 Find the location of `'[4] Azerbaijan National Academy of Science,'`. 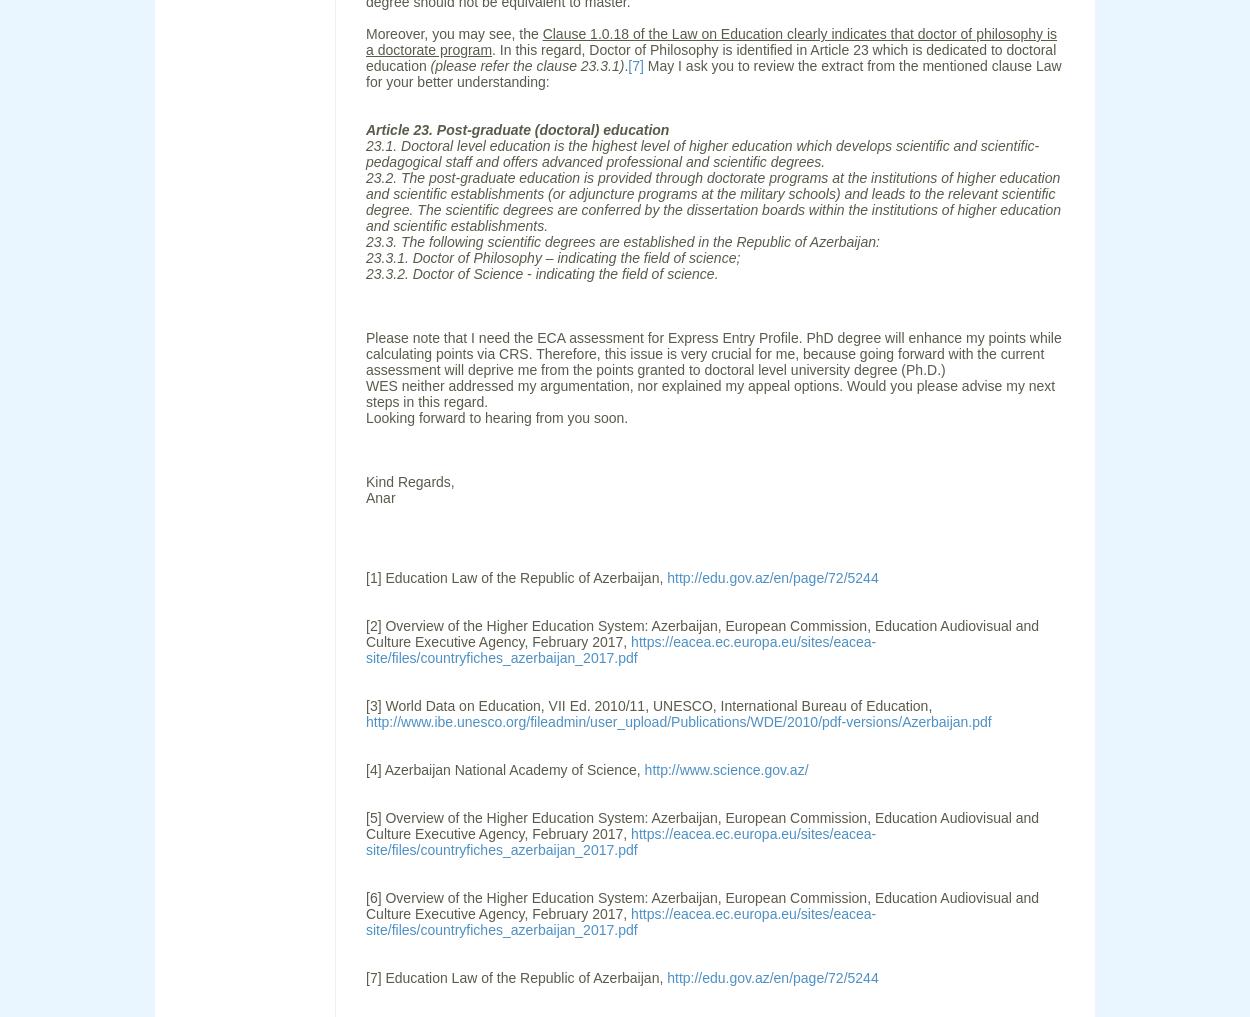

'[4] Azerbaijan National Academy of Science,' is located at coordinates (505, 769).